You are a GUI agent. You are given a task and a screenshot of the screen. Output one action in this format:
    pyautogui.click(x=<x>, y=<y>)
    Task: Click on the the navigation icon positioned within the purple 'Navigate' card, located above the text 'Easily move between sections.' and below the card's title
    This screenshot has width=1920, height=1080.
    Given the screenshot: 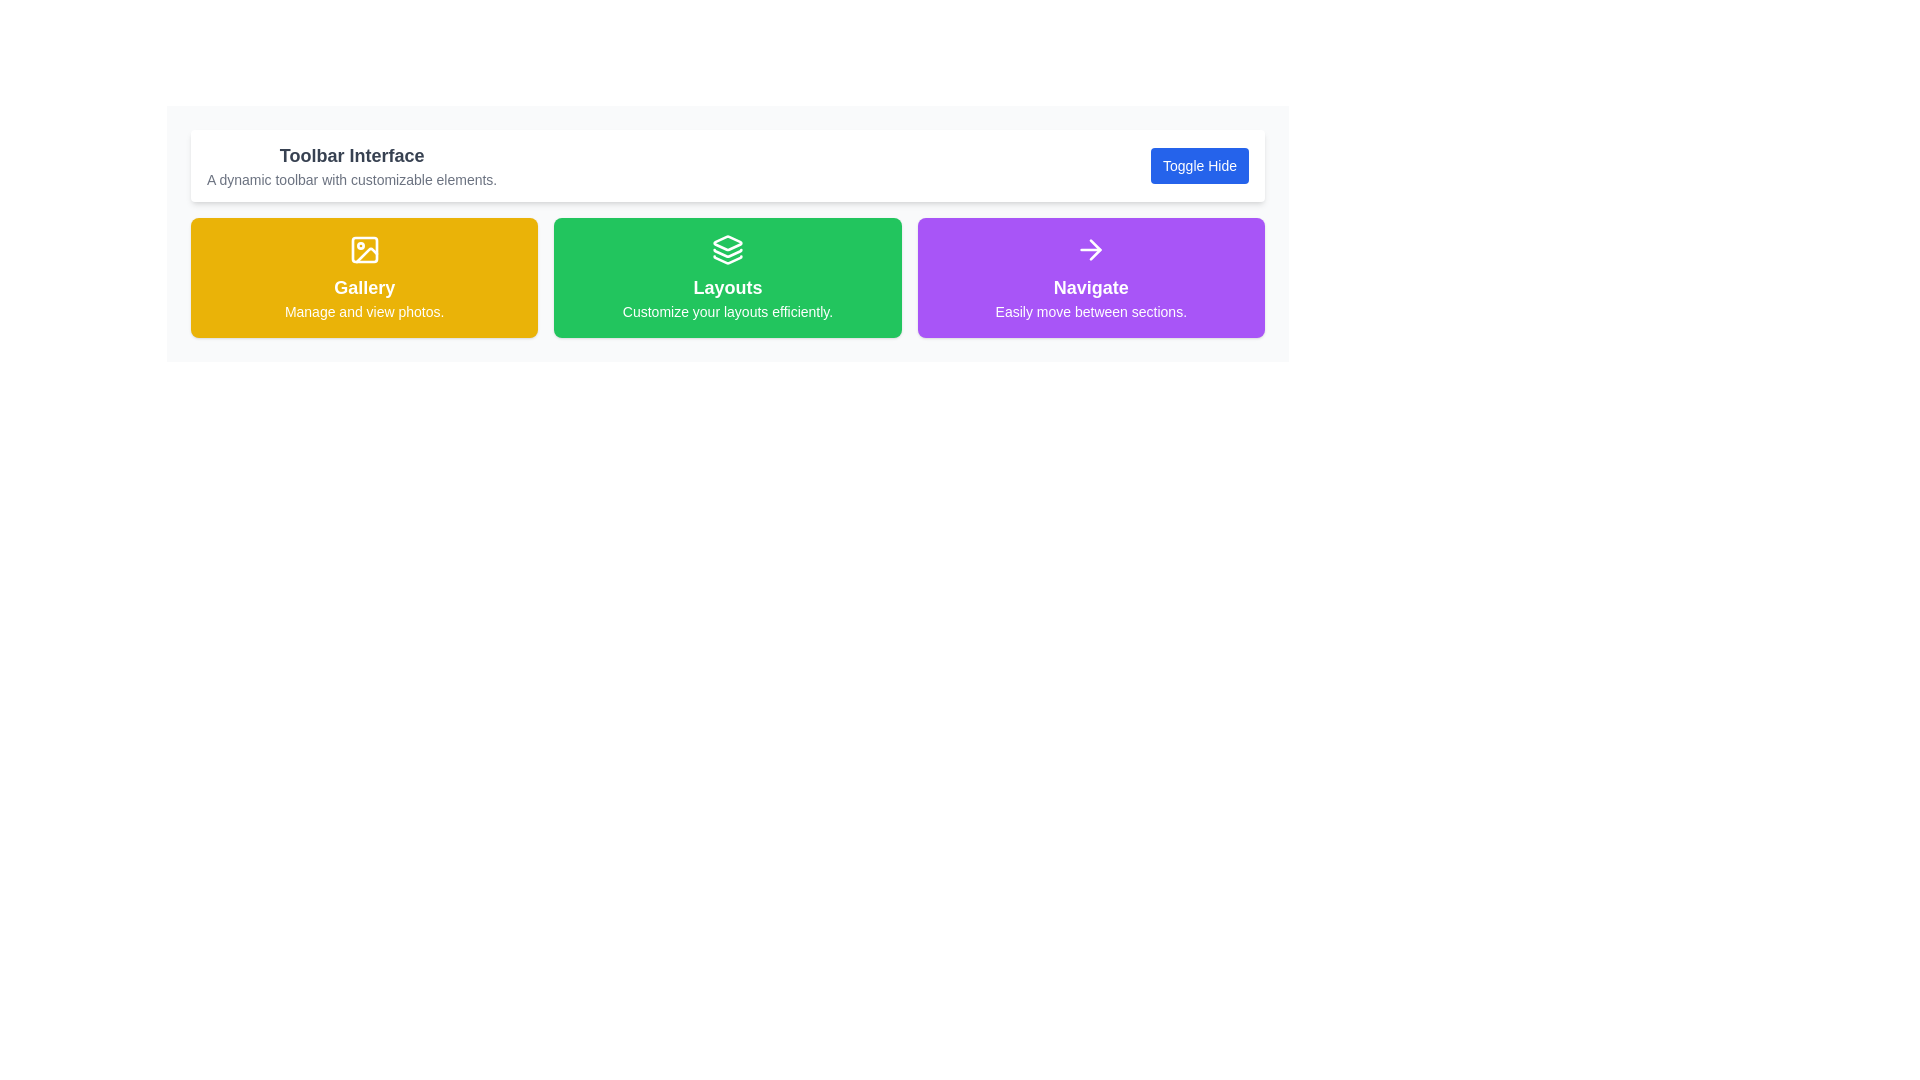 What is the action you would take?
    pyautogui.click(x=1090, y=249)
    